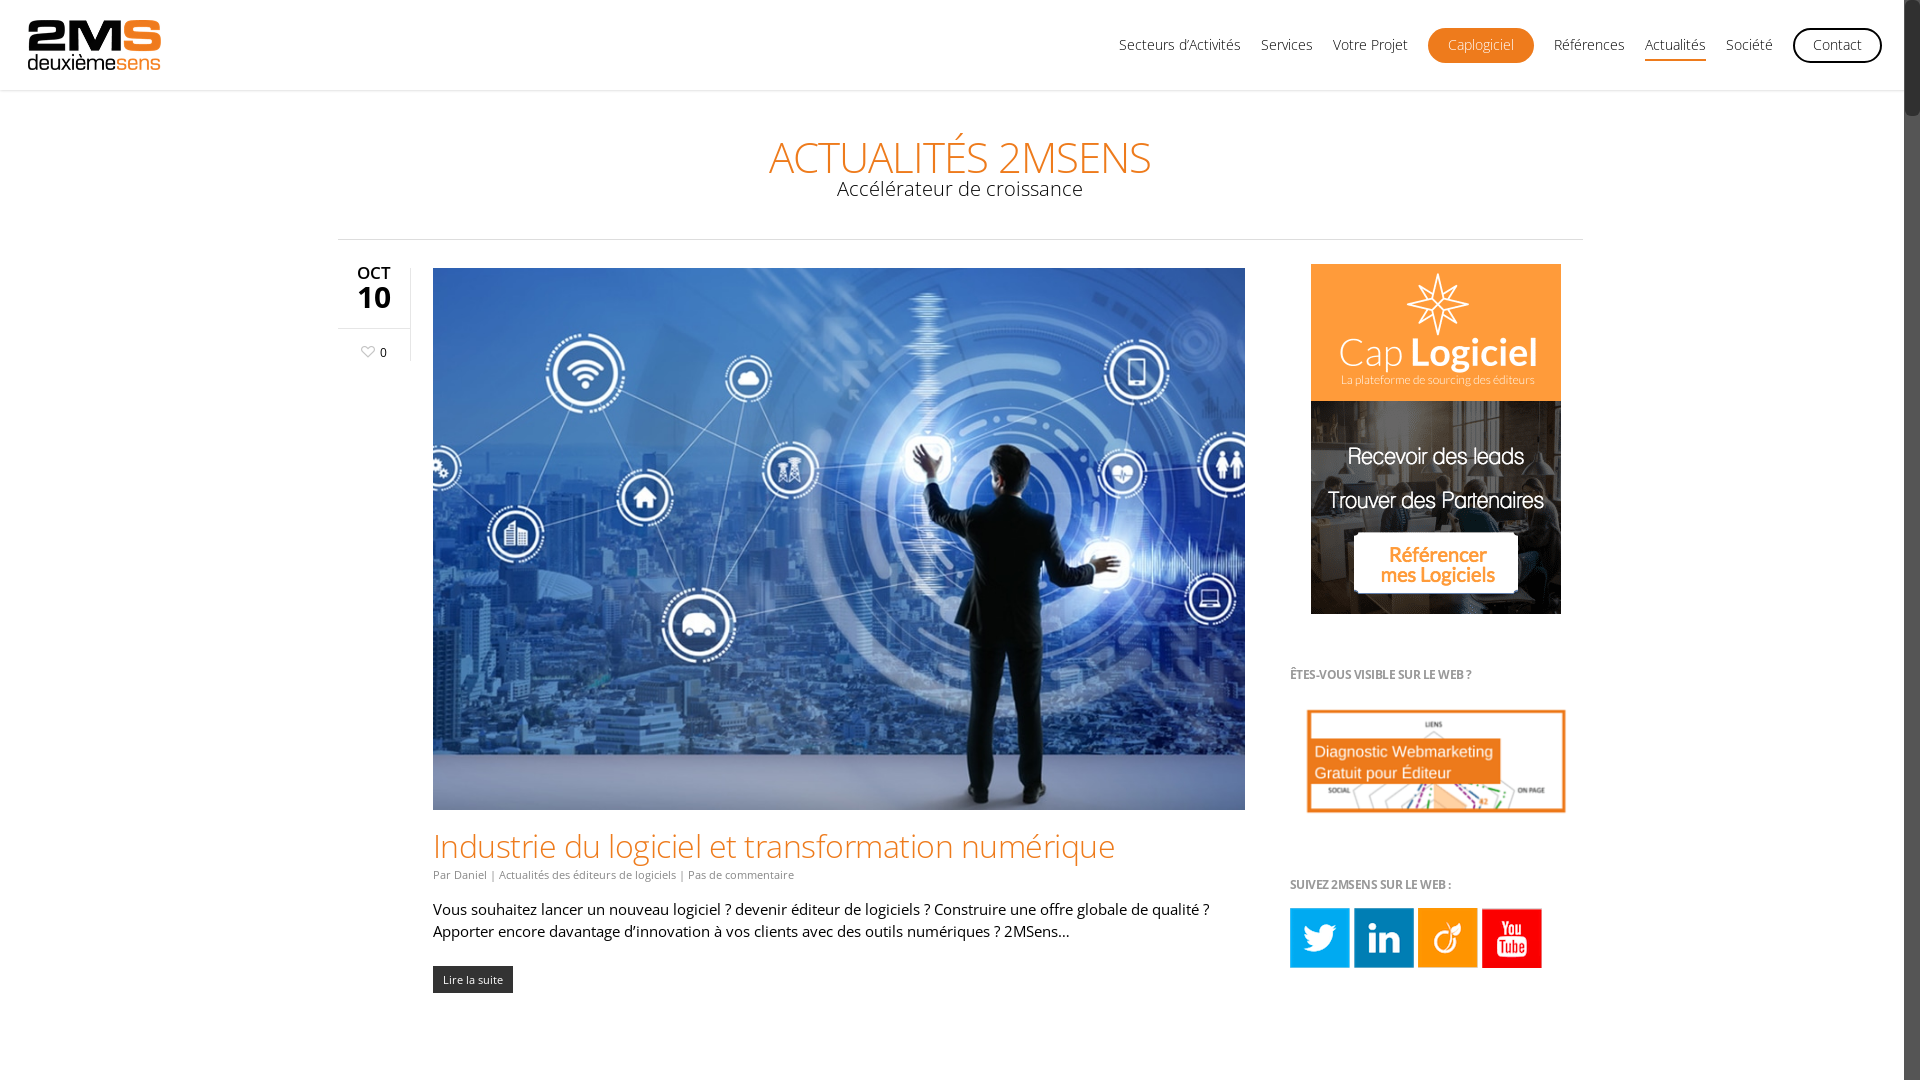 Image resolution: width=1920 pixels, height=1080 pixels. What do you see at coordinates (1837, 53) in the screenshot?
I see `'Contact'` at bounding box center [1837, 53].